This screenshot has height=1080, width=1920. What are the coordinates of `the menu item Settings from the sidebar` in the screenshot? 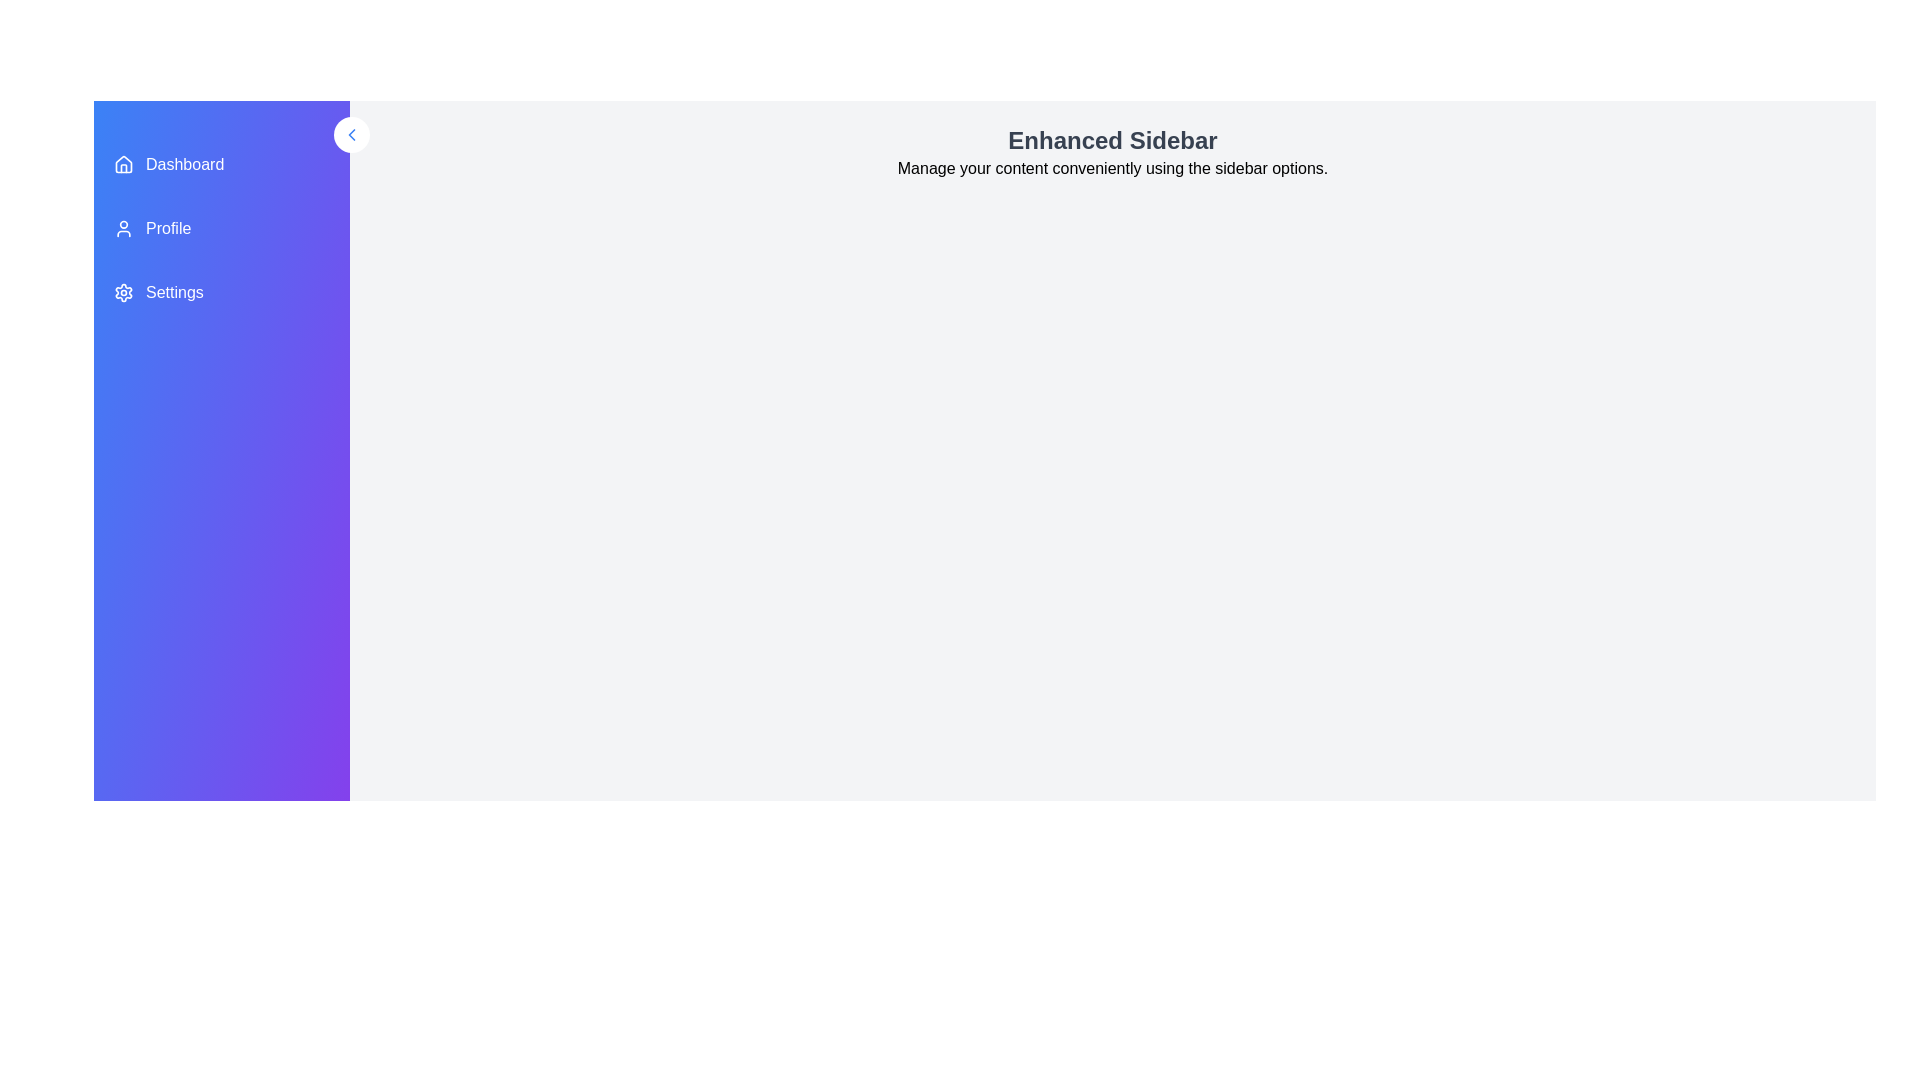 It's located at (221, 293).